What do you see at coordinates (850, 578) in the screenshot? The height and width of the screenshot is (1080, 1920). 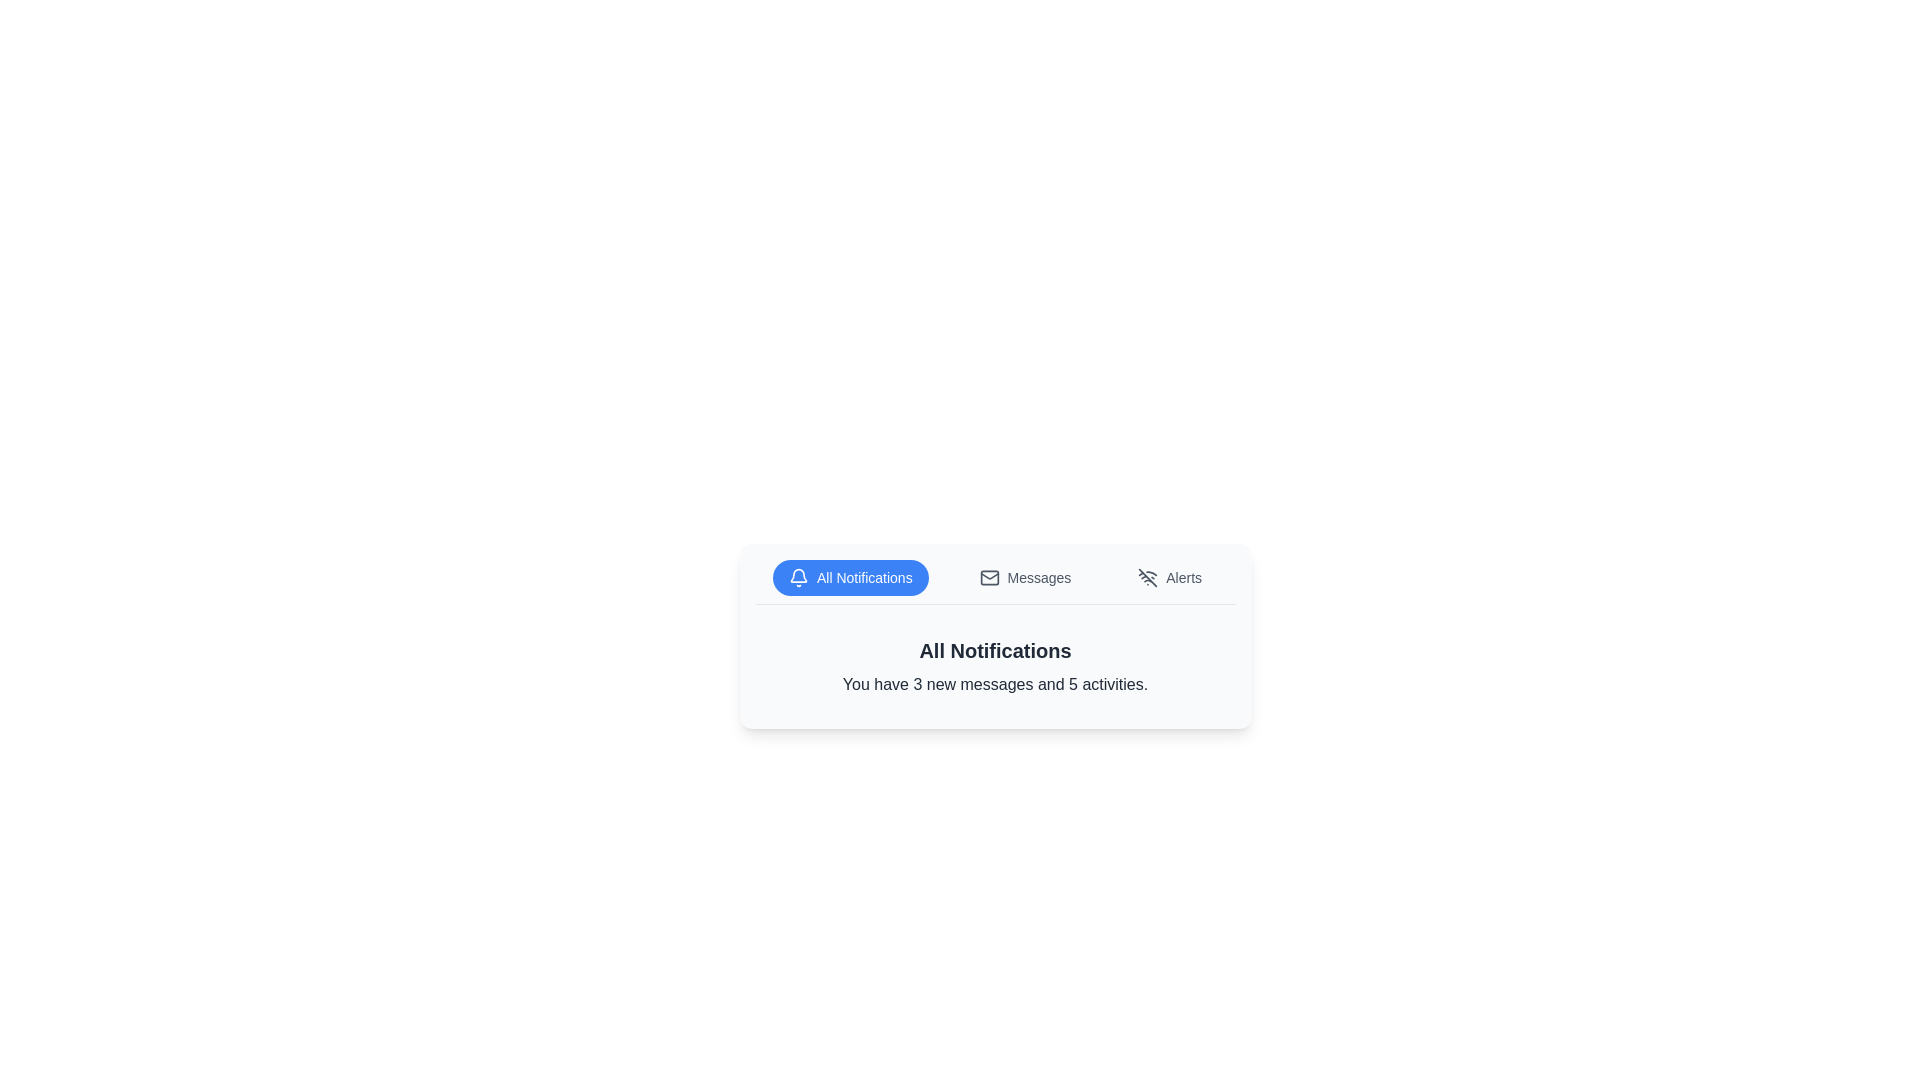 I see `the leftmost button in the group of notifications` at bounding box center [850, 578].